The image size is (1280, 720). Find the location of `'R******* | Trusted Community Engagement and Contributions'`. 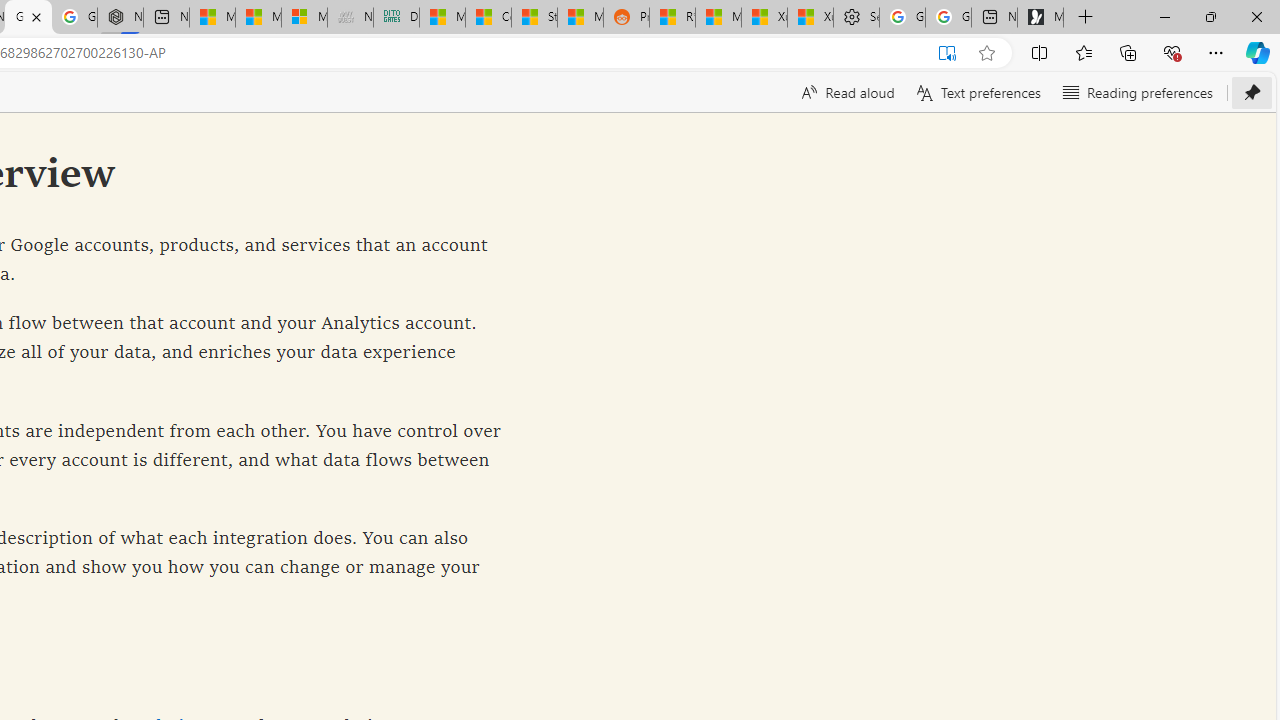

'R******* | Trusted Community Engagement and Contributions' is located at coordinates (672, 17).